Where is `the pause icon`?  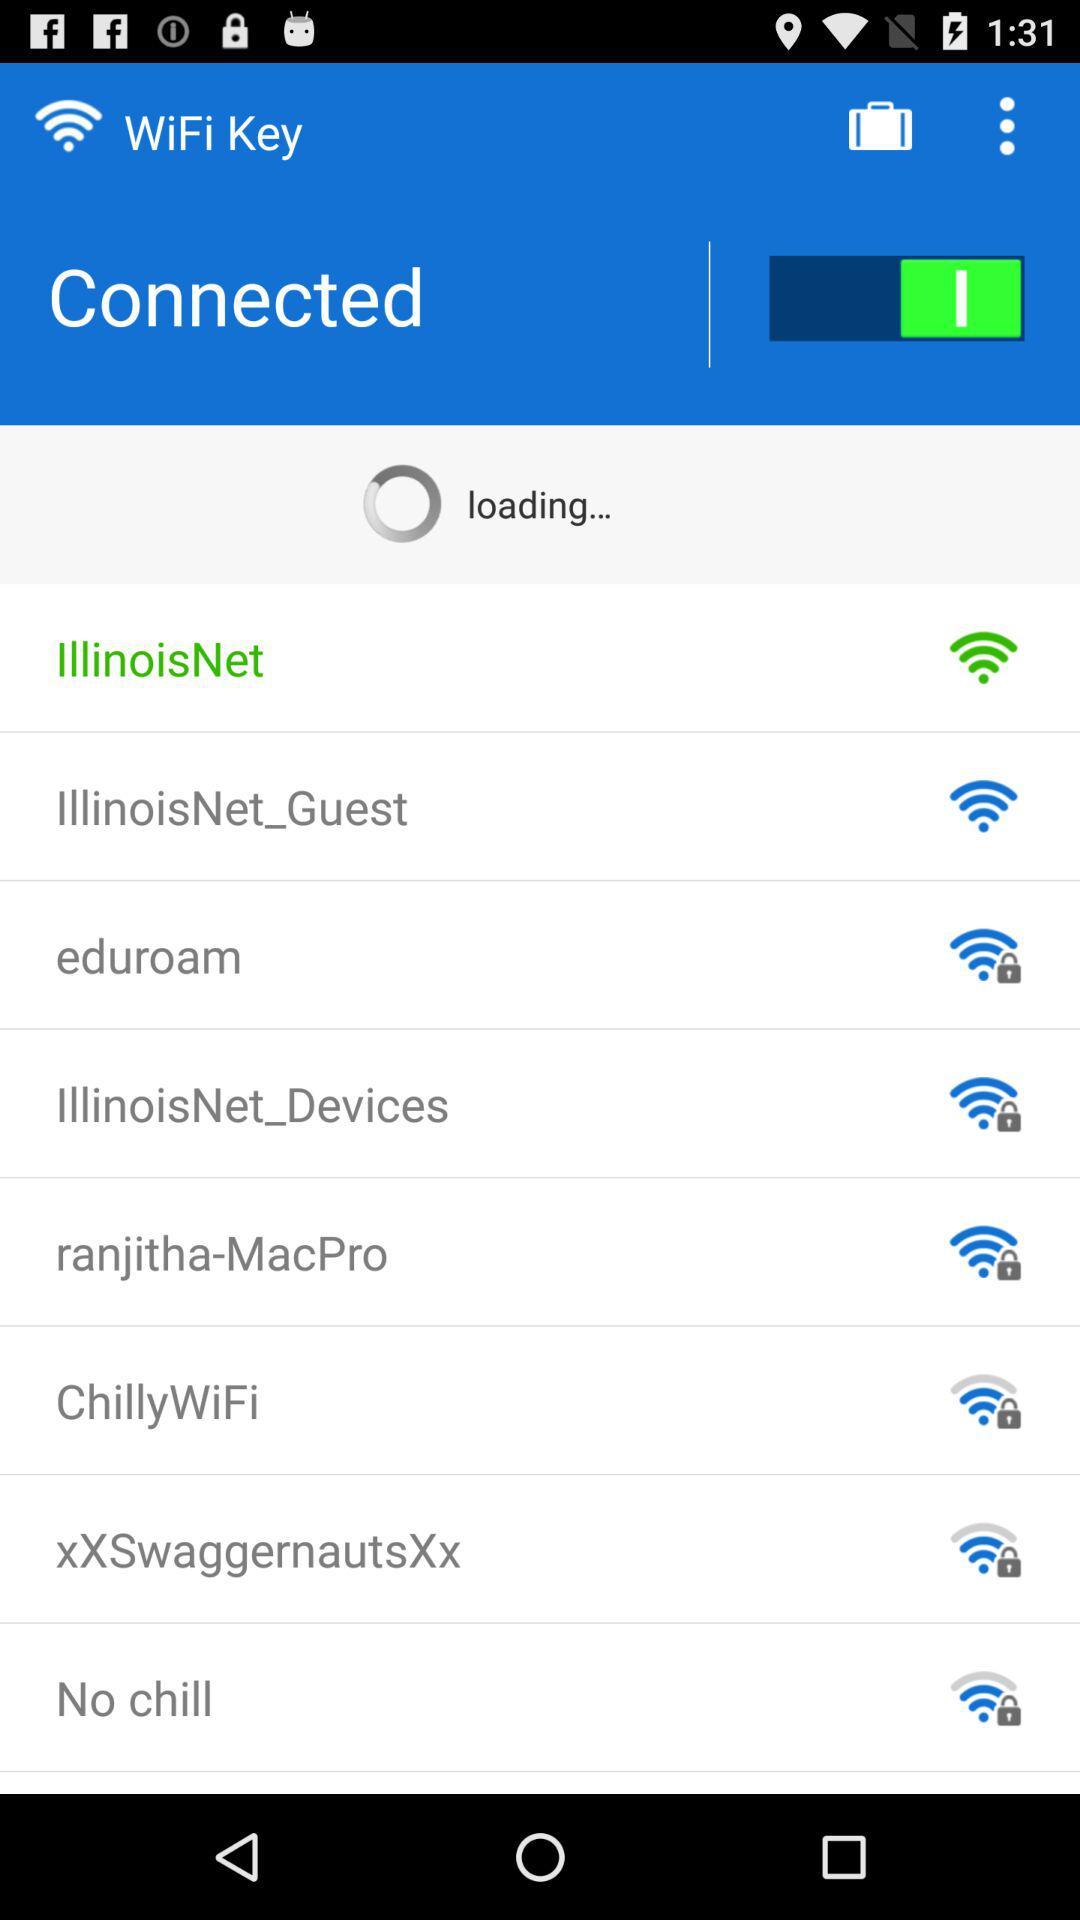 the pause icon is located at coordinates (896, 318).